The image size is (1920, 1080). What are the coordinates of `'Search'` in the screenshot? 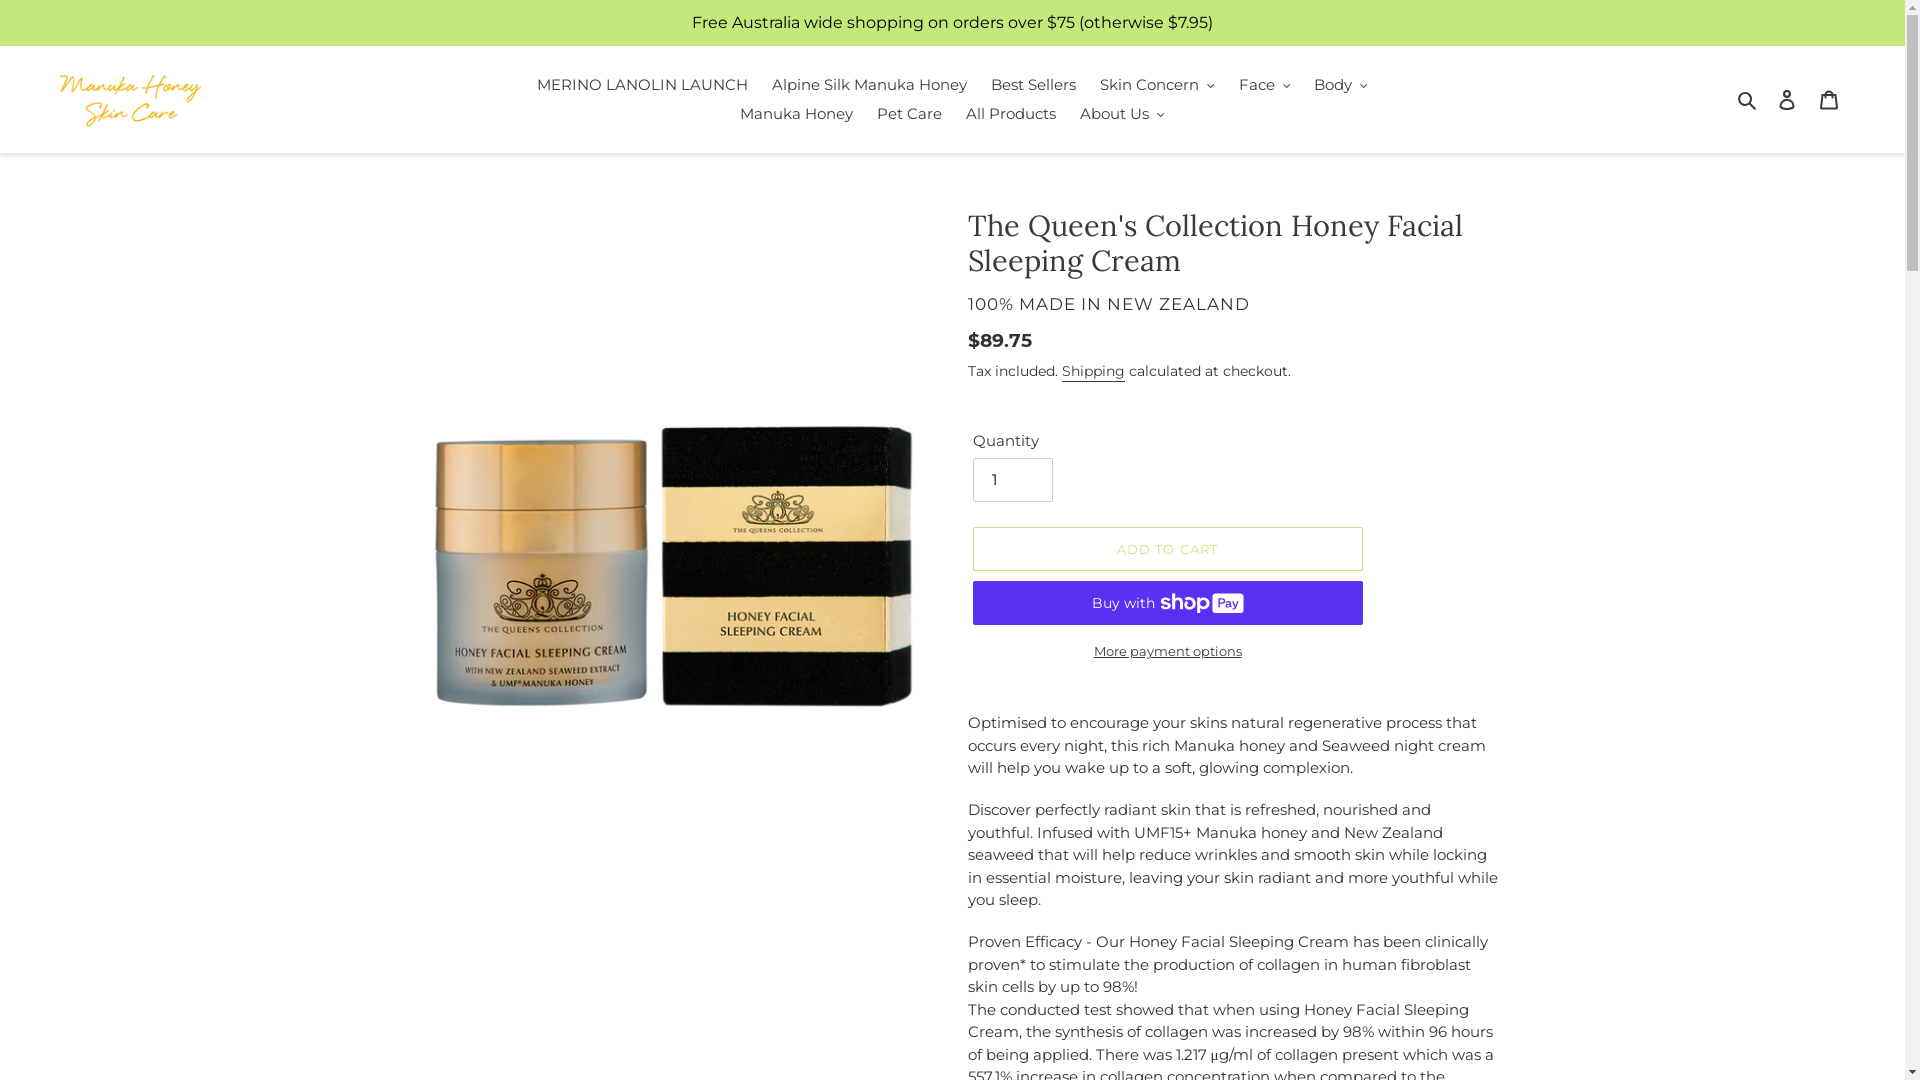 It's located at (1747, 99).